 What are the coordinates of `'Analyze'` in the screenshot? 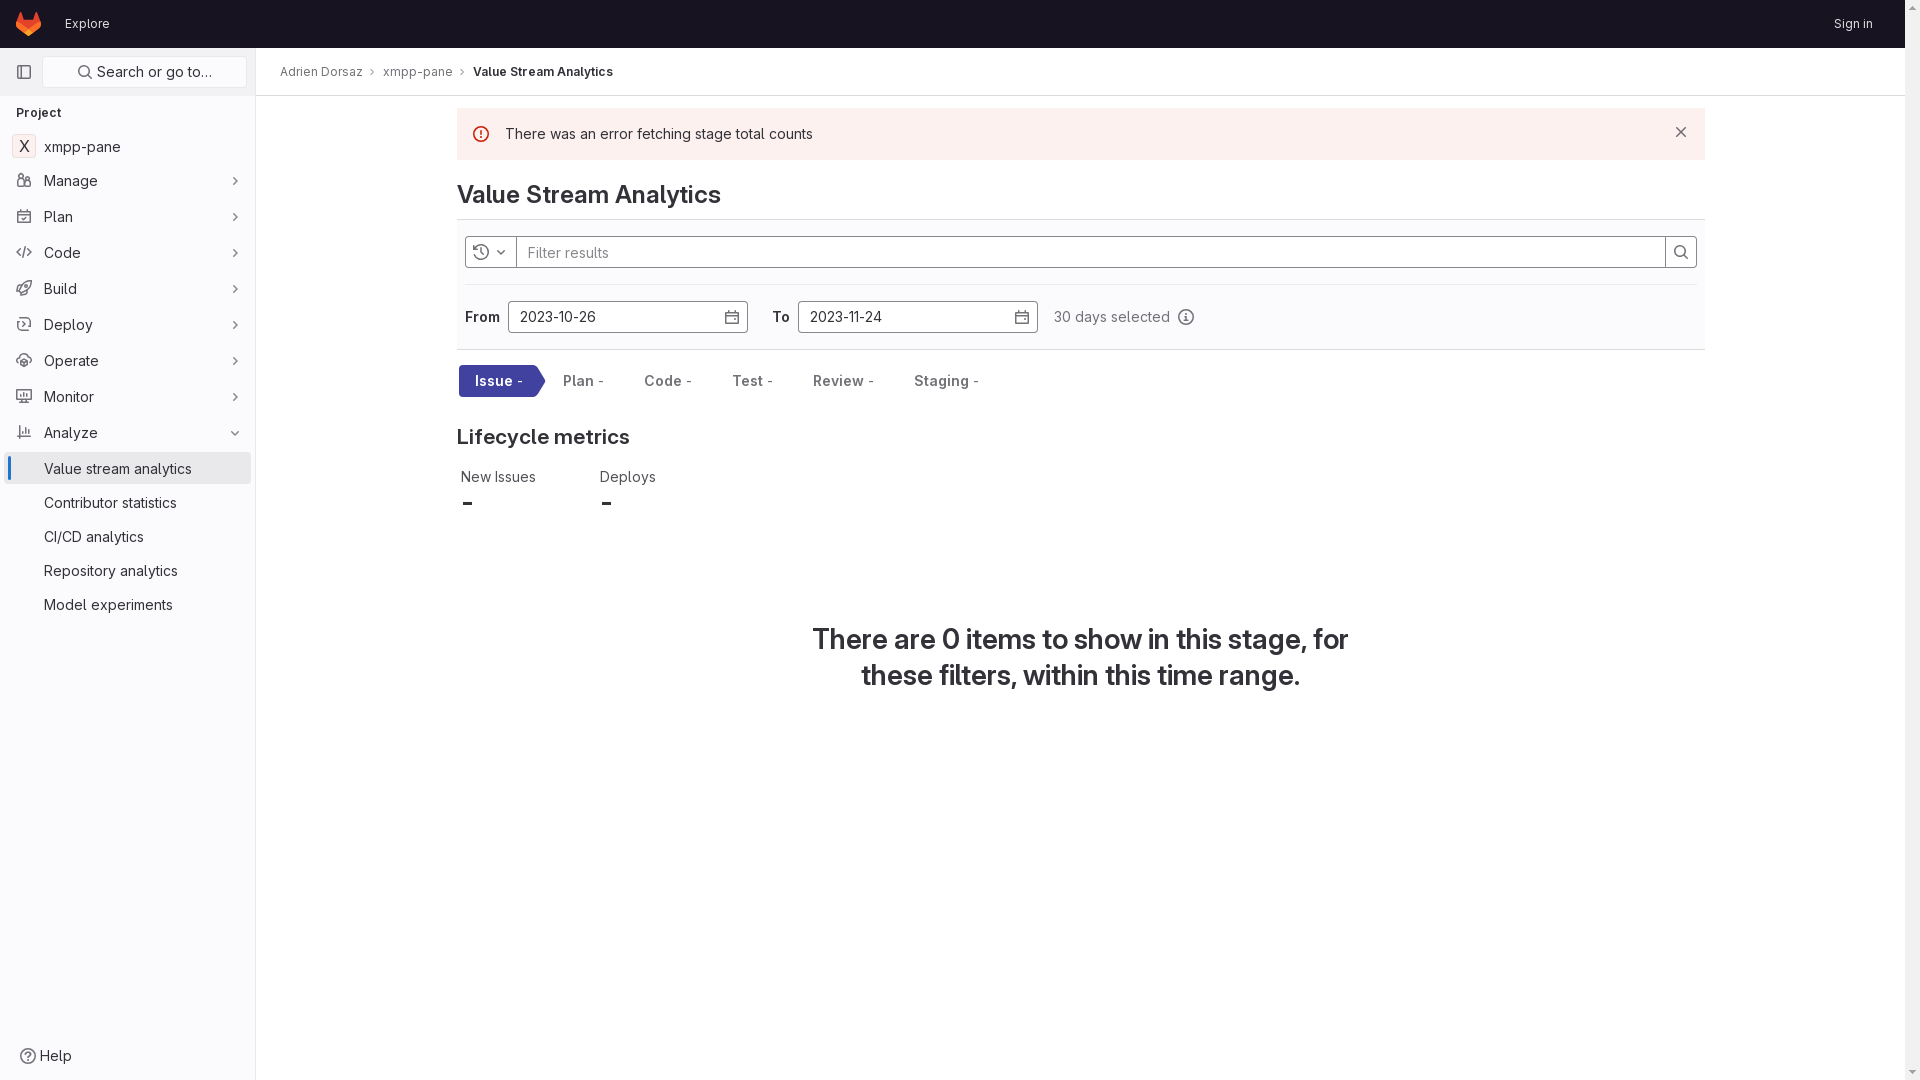 It's located at (126, 431).